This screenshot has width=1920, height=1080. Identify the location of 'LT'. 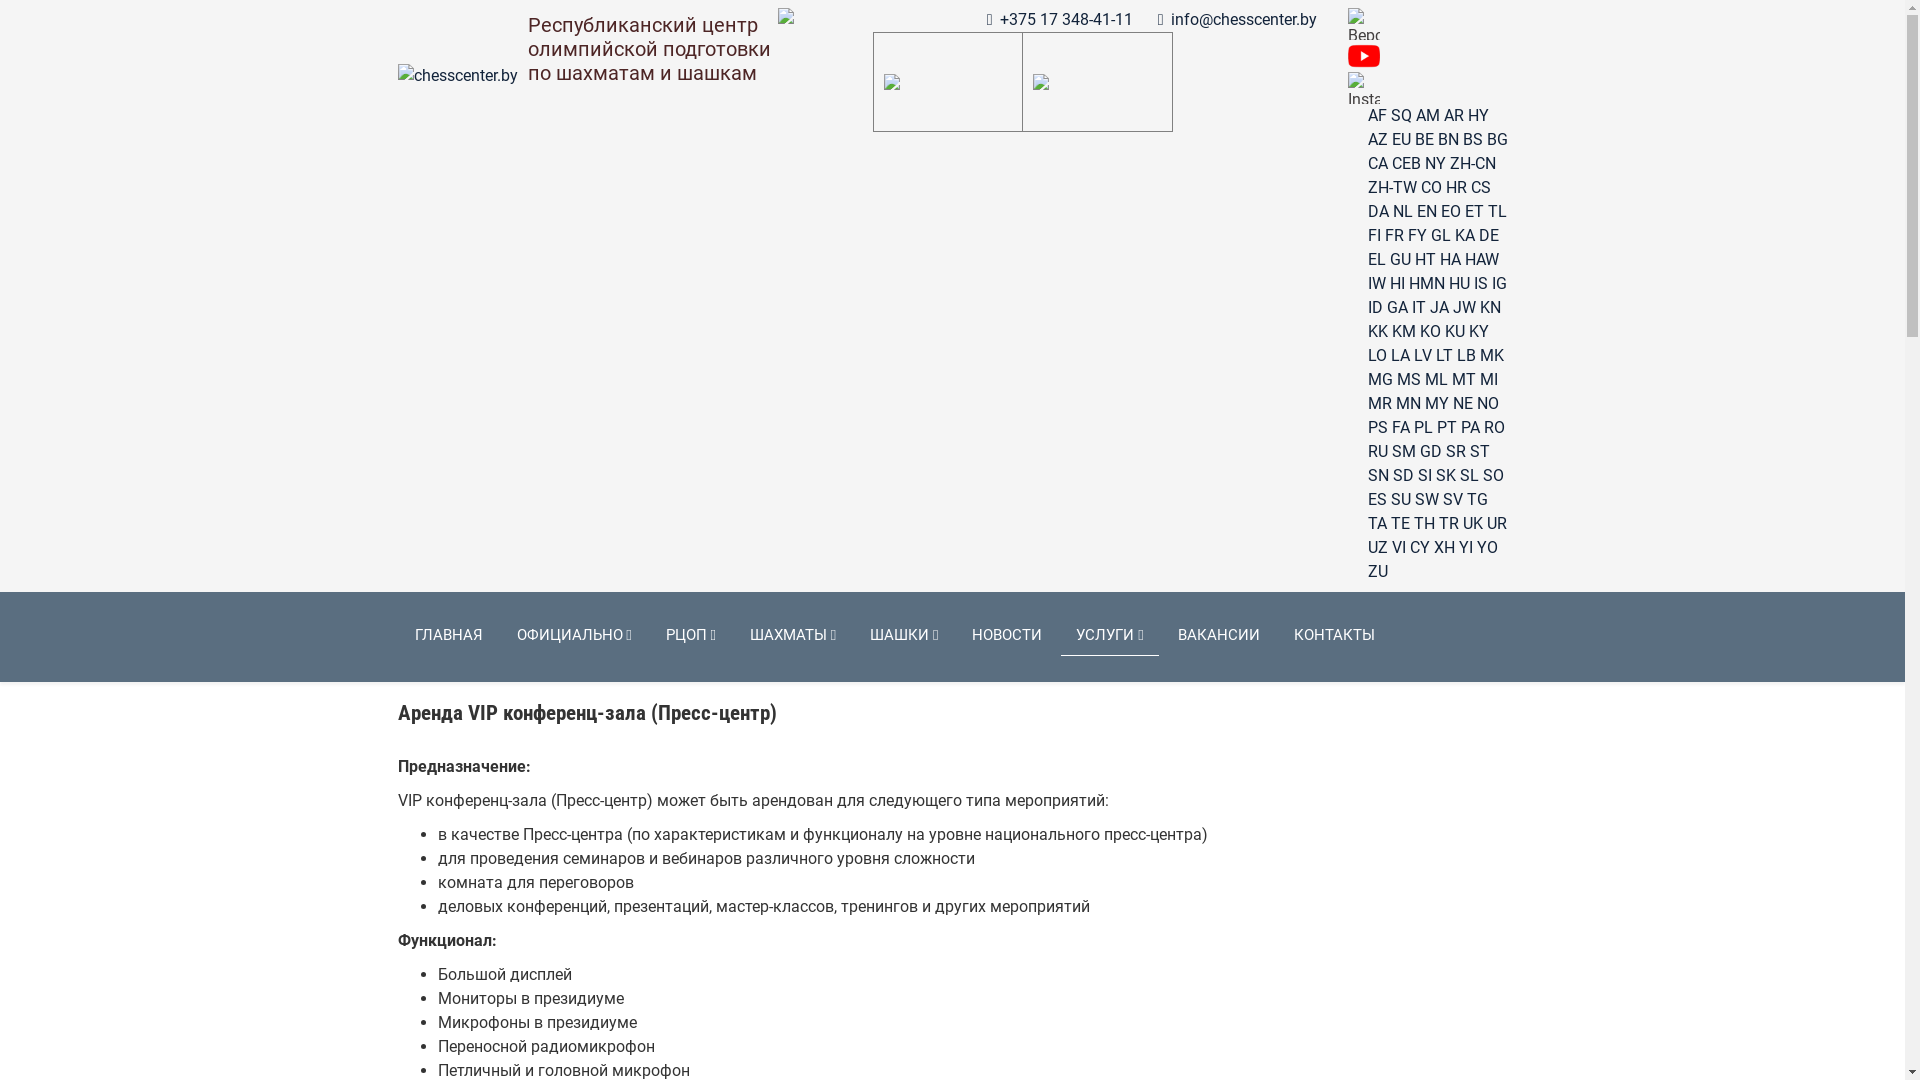
(1434, 354).